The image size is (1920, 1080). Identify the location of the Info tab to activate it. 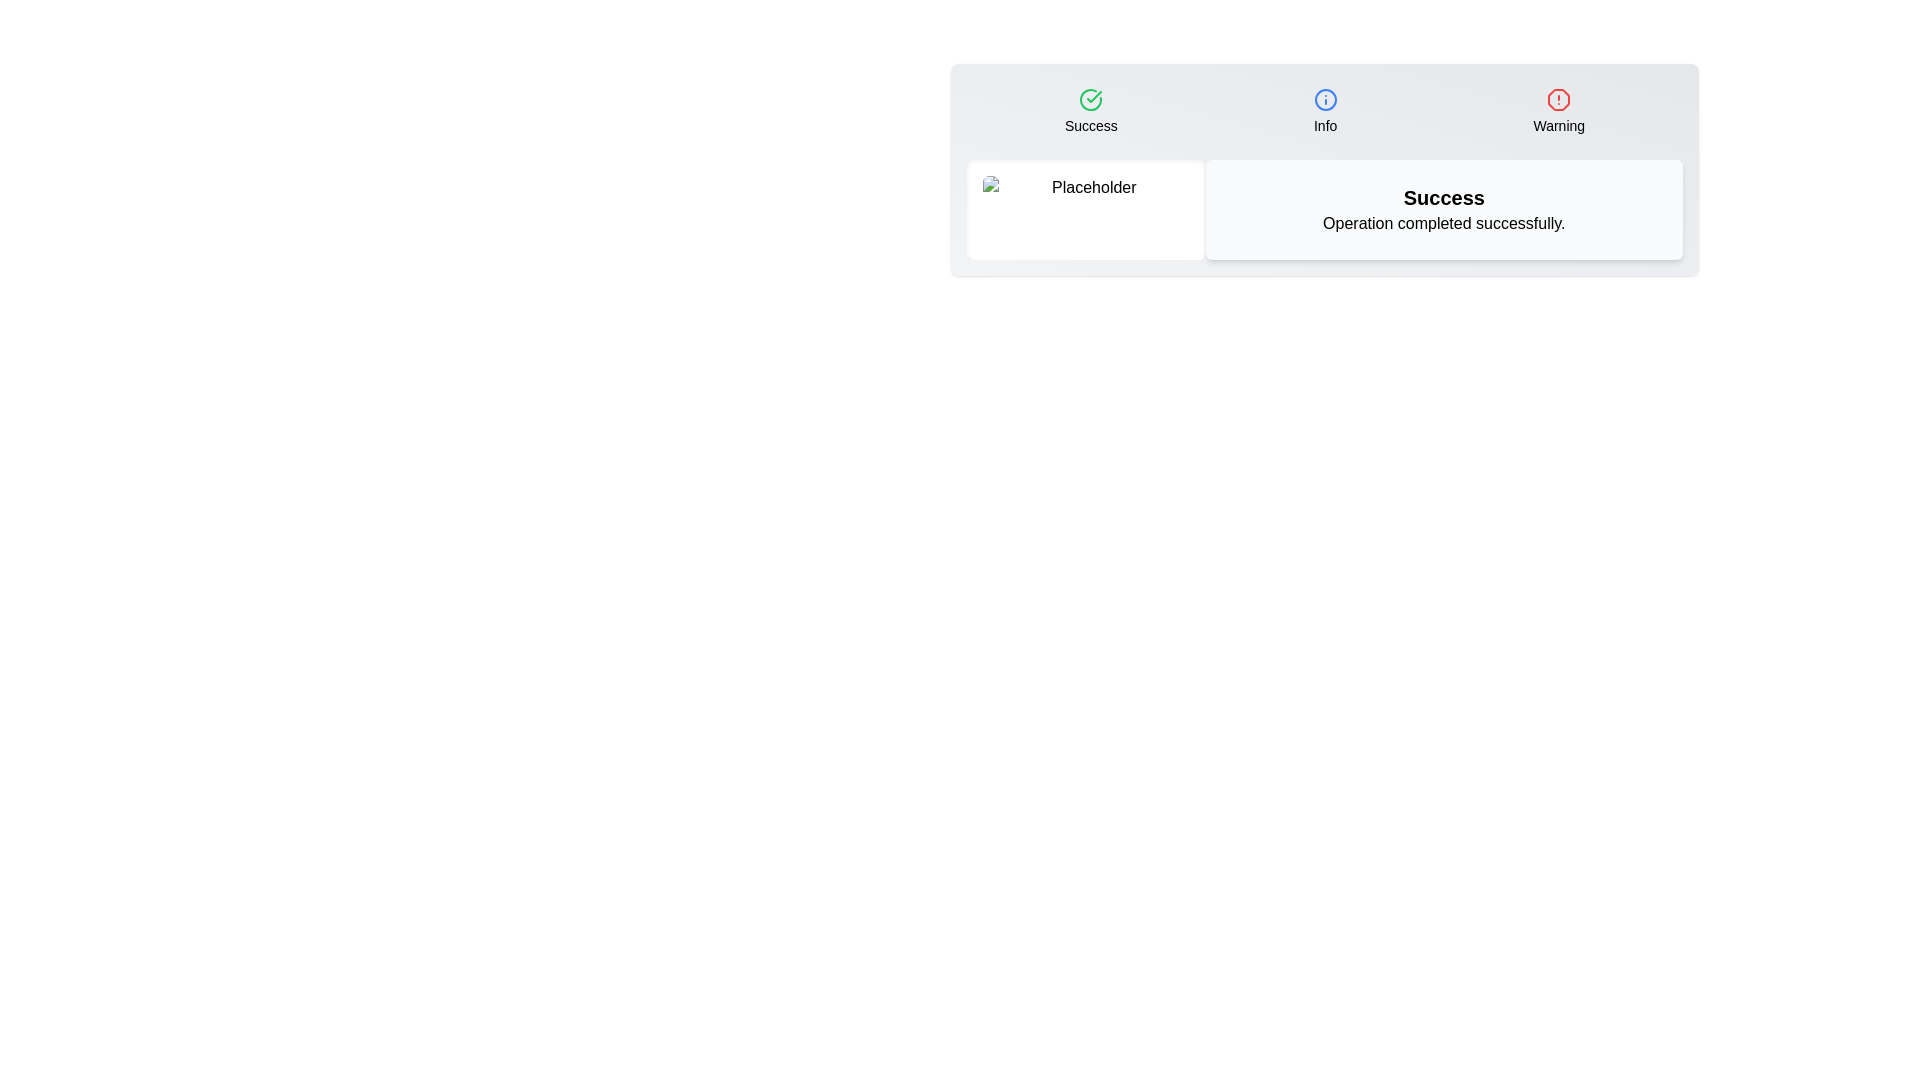
(1324, 111).